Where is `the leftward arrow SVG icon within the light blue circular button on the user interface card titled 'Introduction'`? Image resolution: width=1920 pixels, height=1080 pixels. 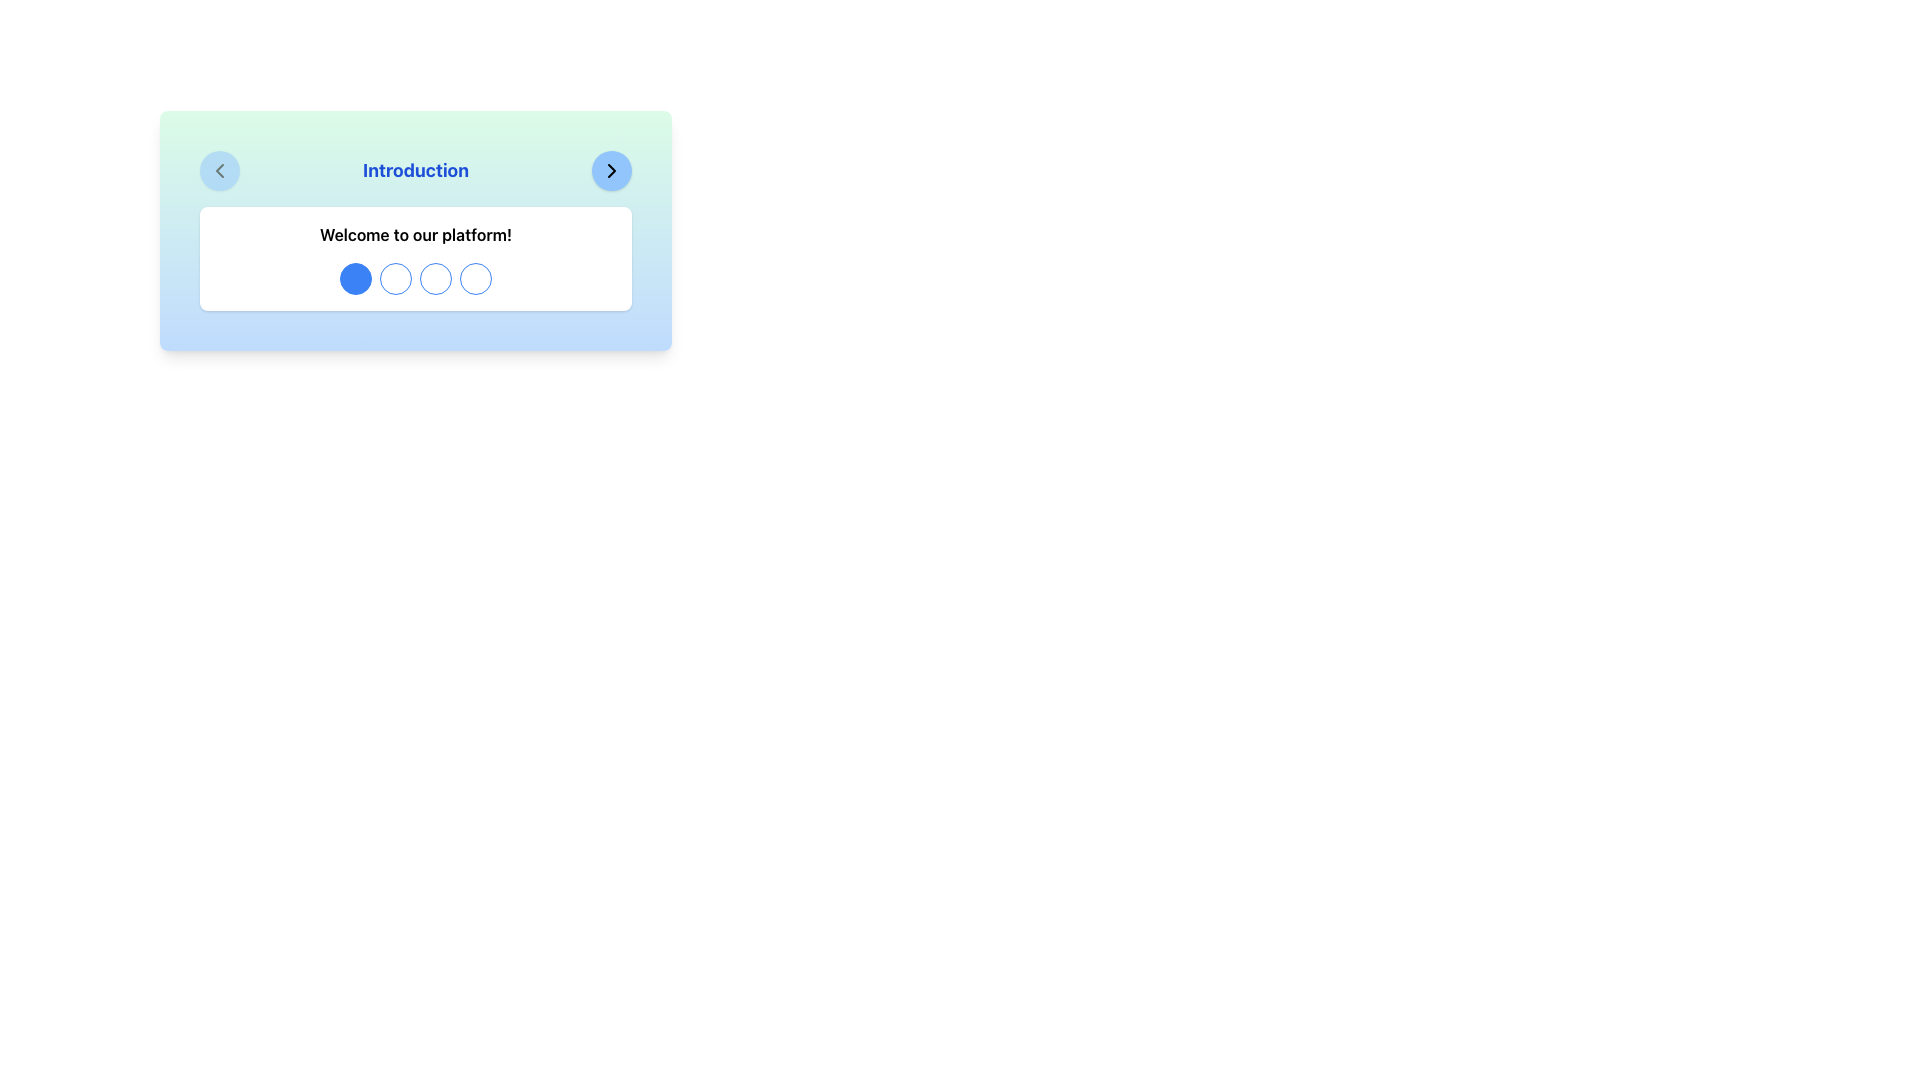
the leftward arrow SVG icon within the light blue circular button on the user interface card titled 'Introduction' is located at coordinates (220, 169).